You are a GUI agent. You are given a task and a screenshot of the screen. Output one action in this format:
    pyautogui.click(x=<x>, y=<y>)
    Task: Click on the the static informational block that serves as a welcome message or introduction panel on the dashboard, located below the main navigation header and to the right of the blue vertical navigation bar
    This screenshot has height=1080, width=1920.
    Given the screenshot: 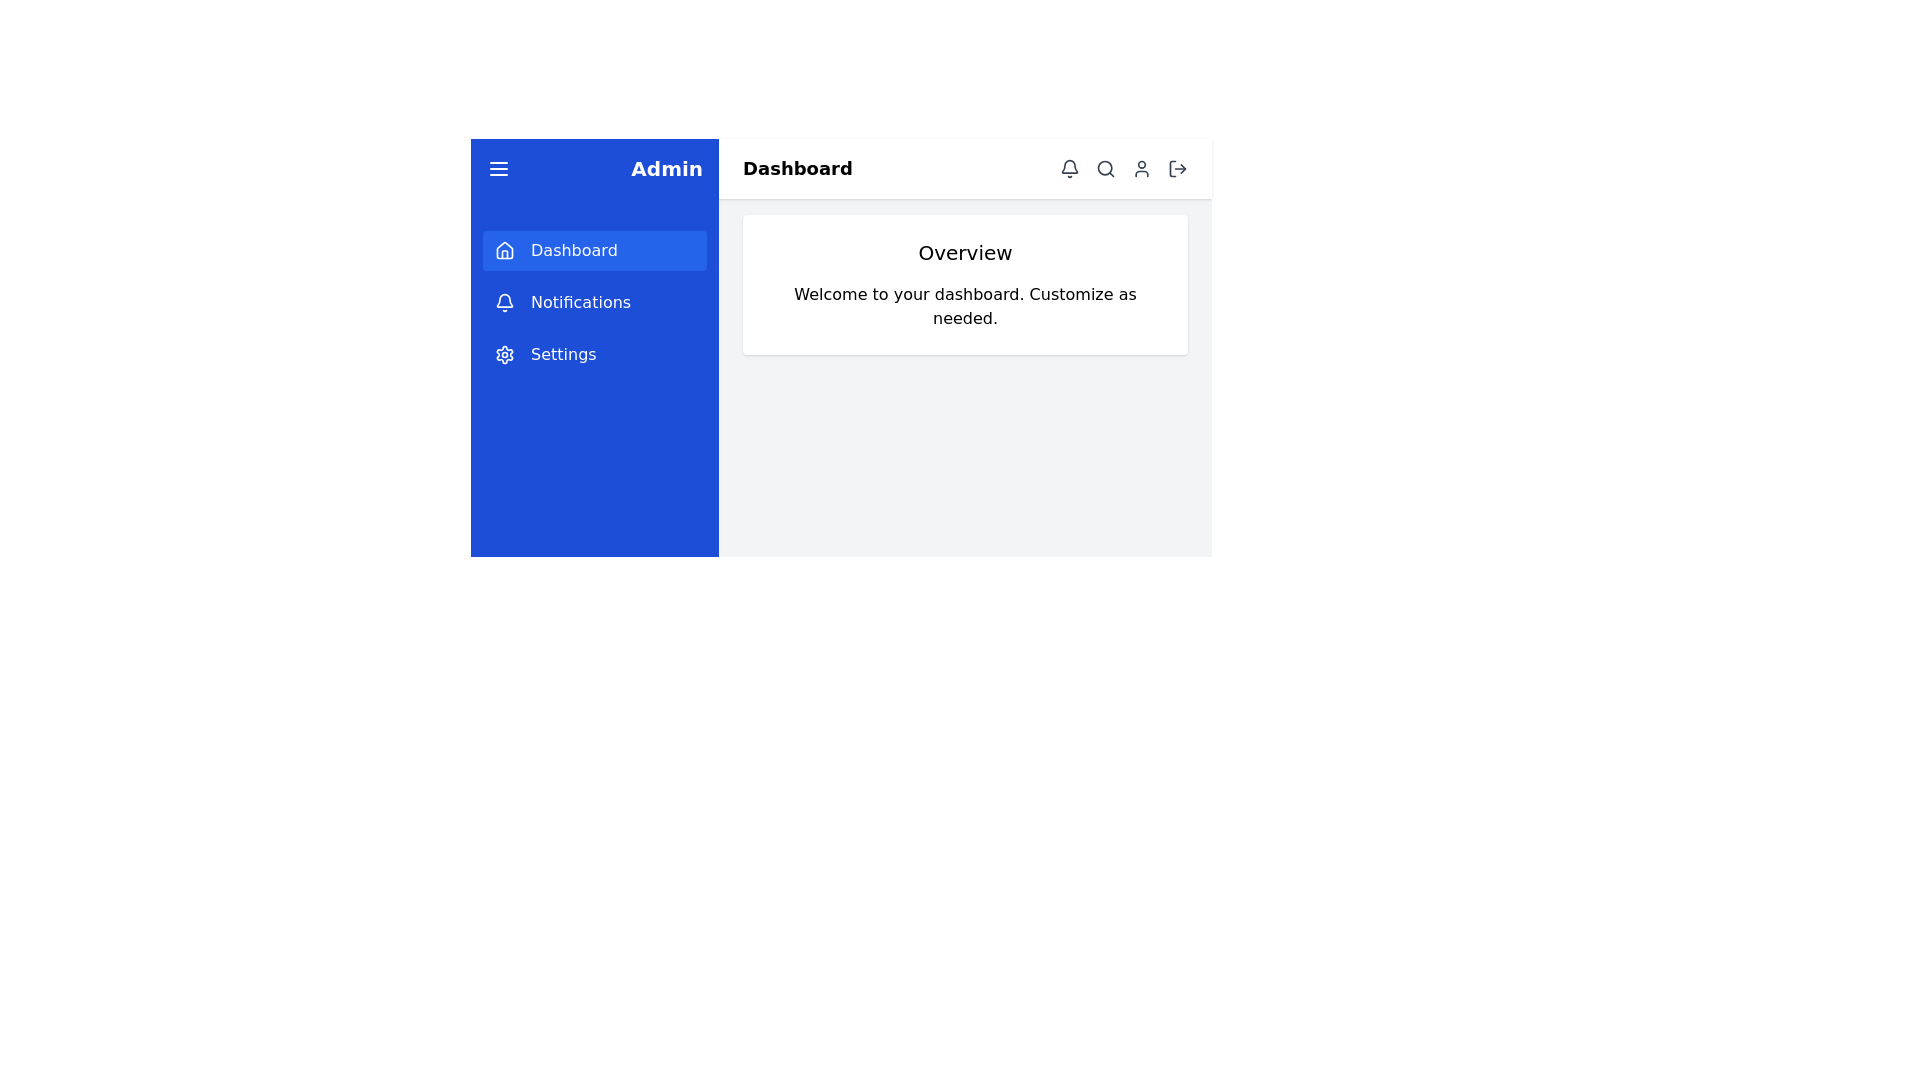 What is the action you would take?
    pyautogui.click(x=965, y=285)
    